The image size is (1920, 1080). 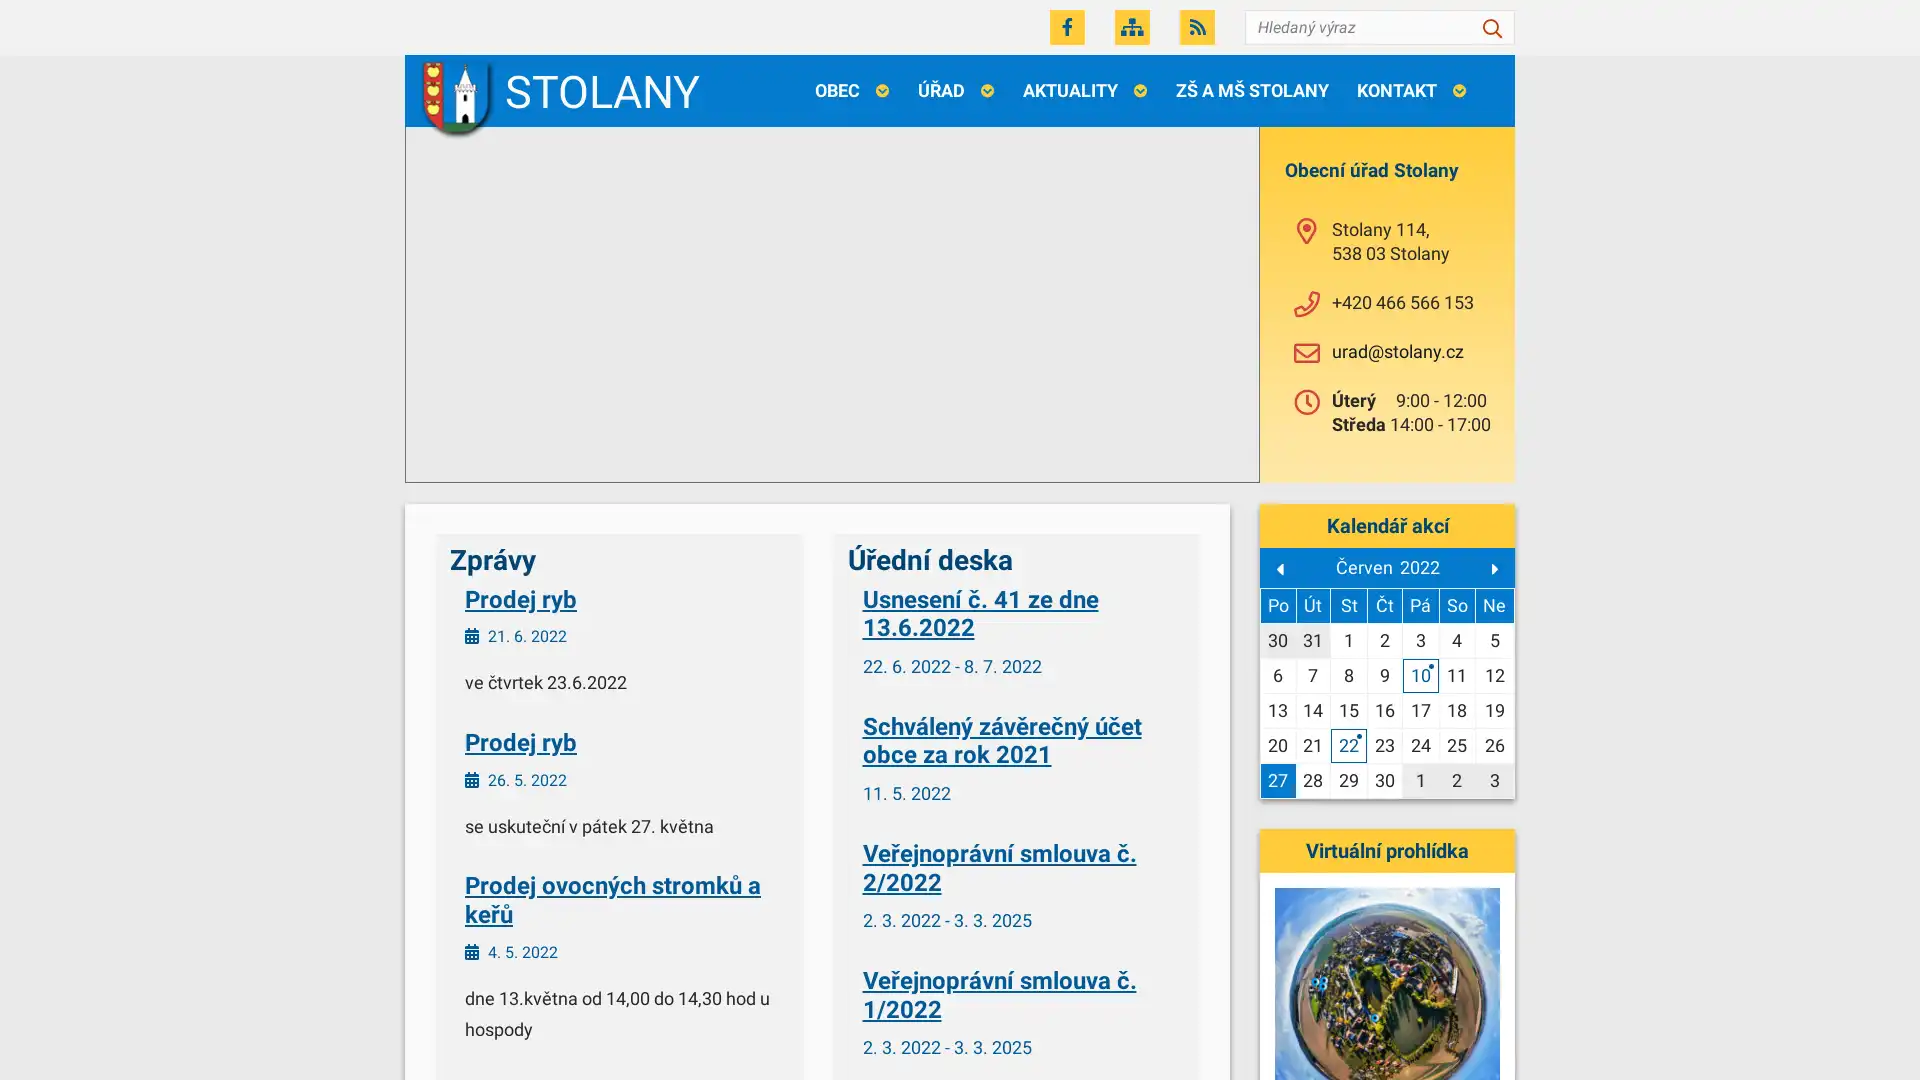 I want to click on Hledat, so click(x=1492, y=27).